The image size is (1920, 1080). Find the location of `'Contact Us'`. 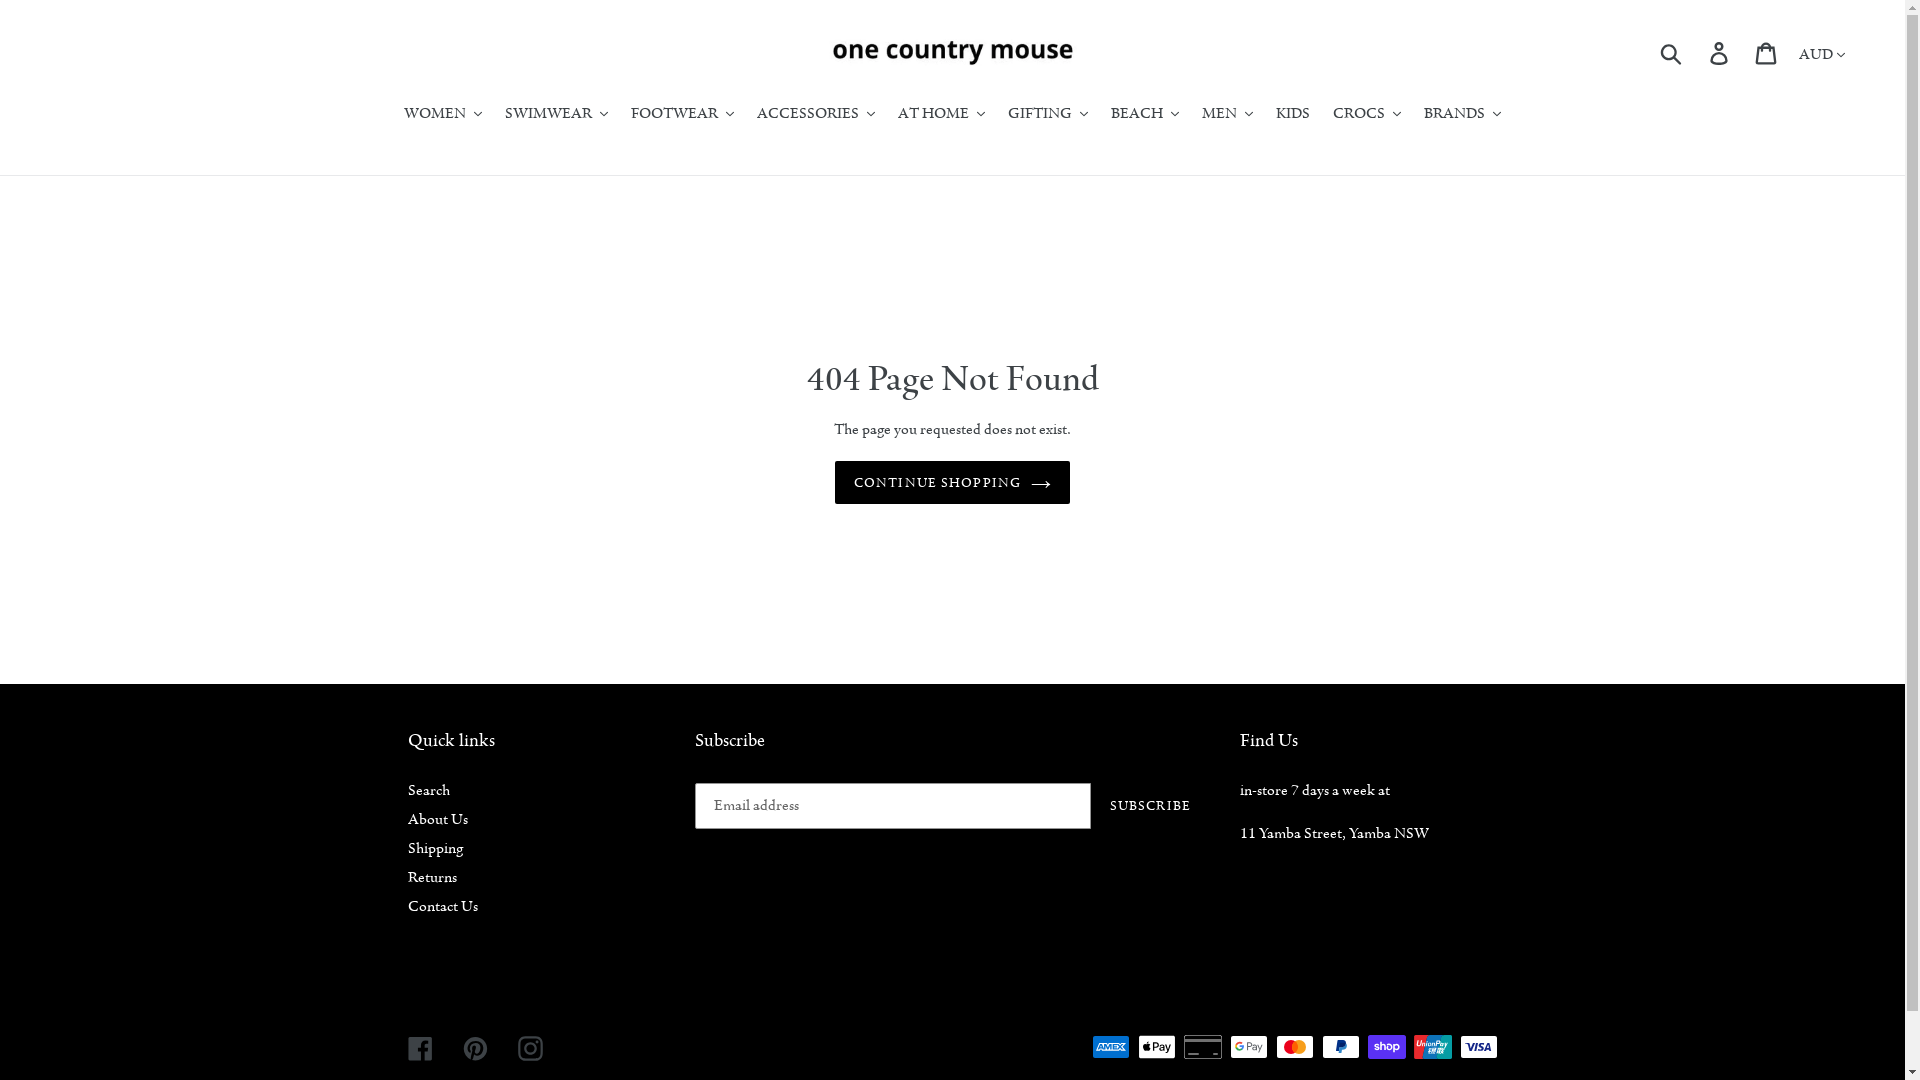

'Contact Us' is located at coordinates (441, 906).